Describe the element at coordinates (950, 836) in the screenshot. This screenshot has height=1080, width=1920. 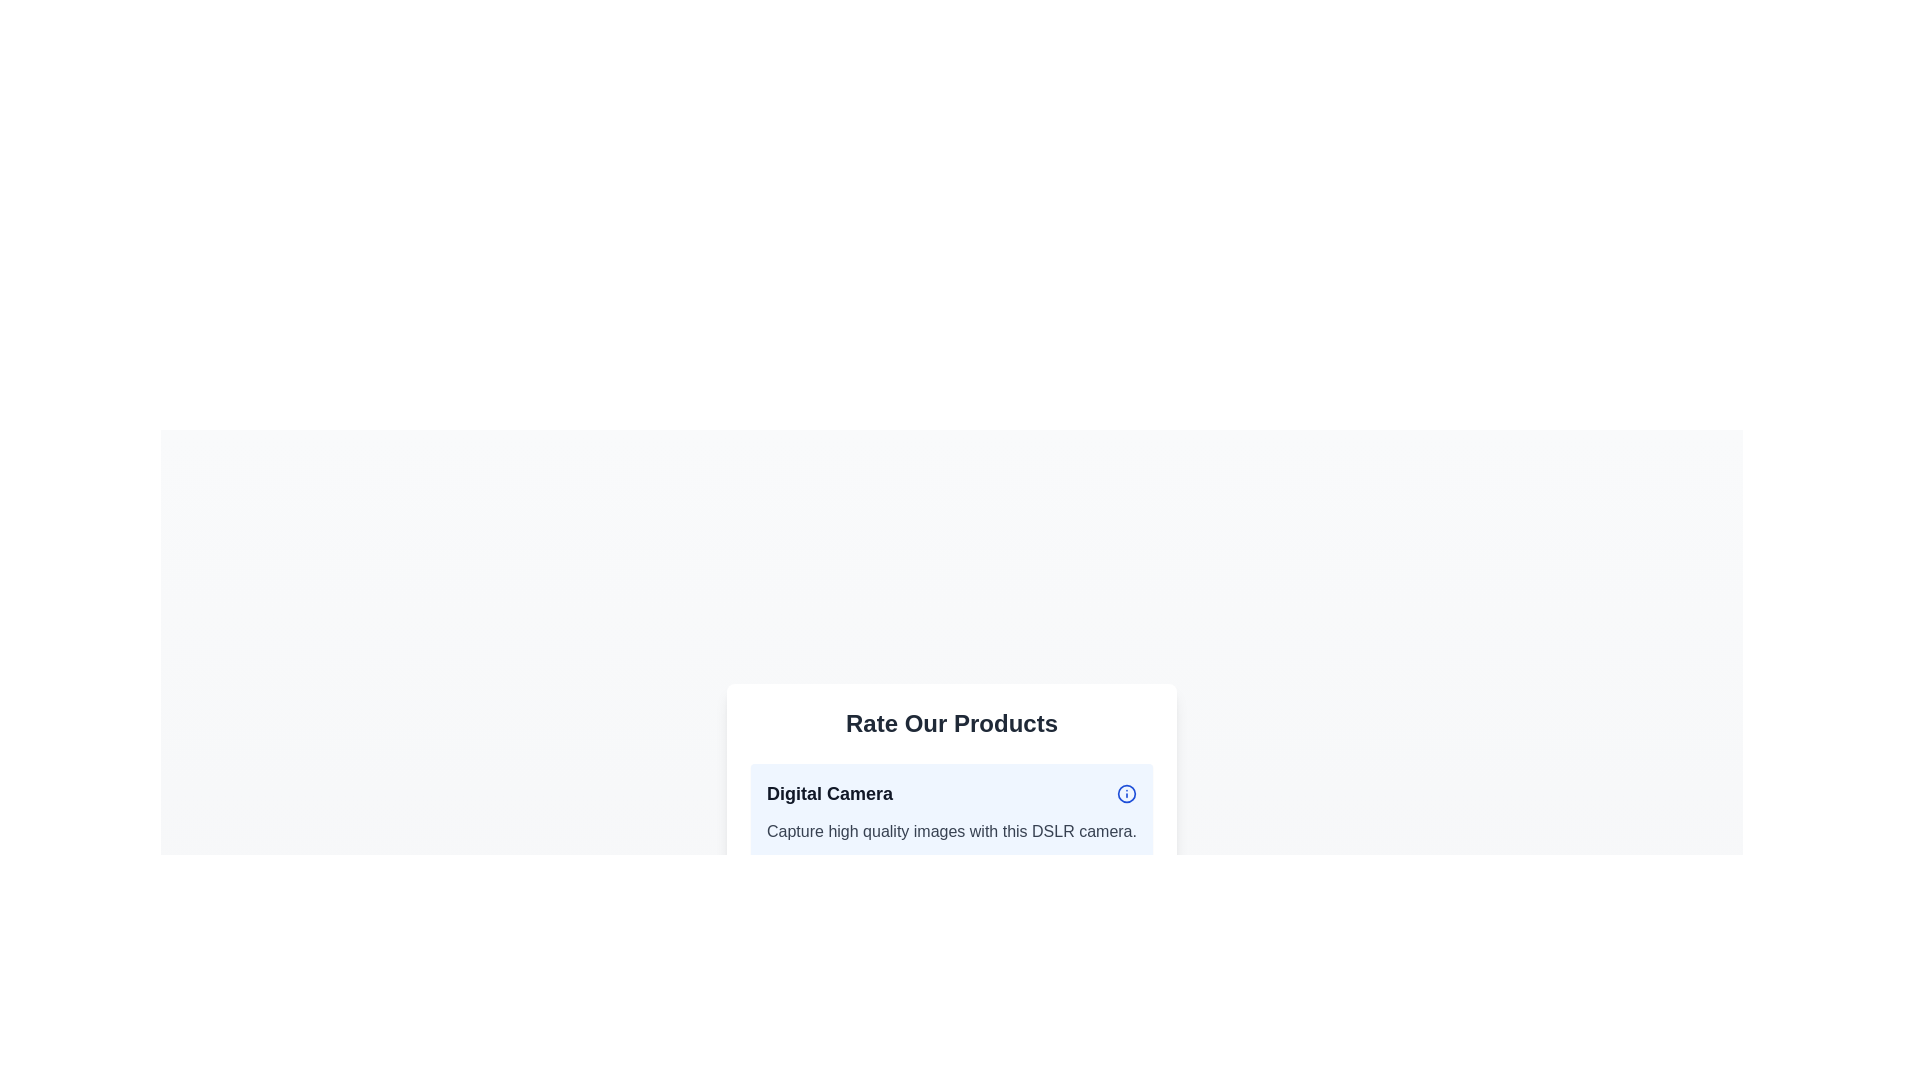
I see `the product description text for 'Digital Camera'` at that location.